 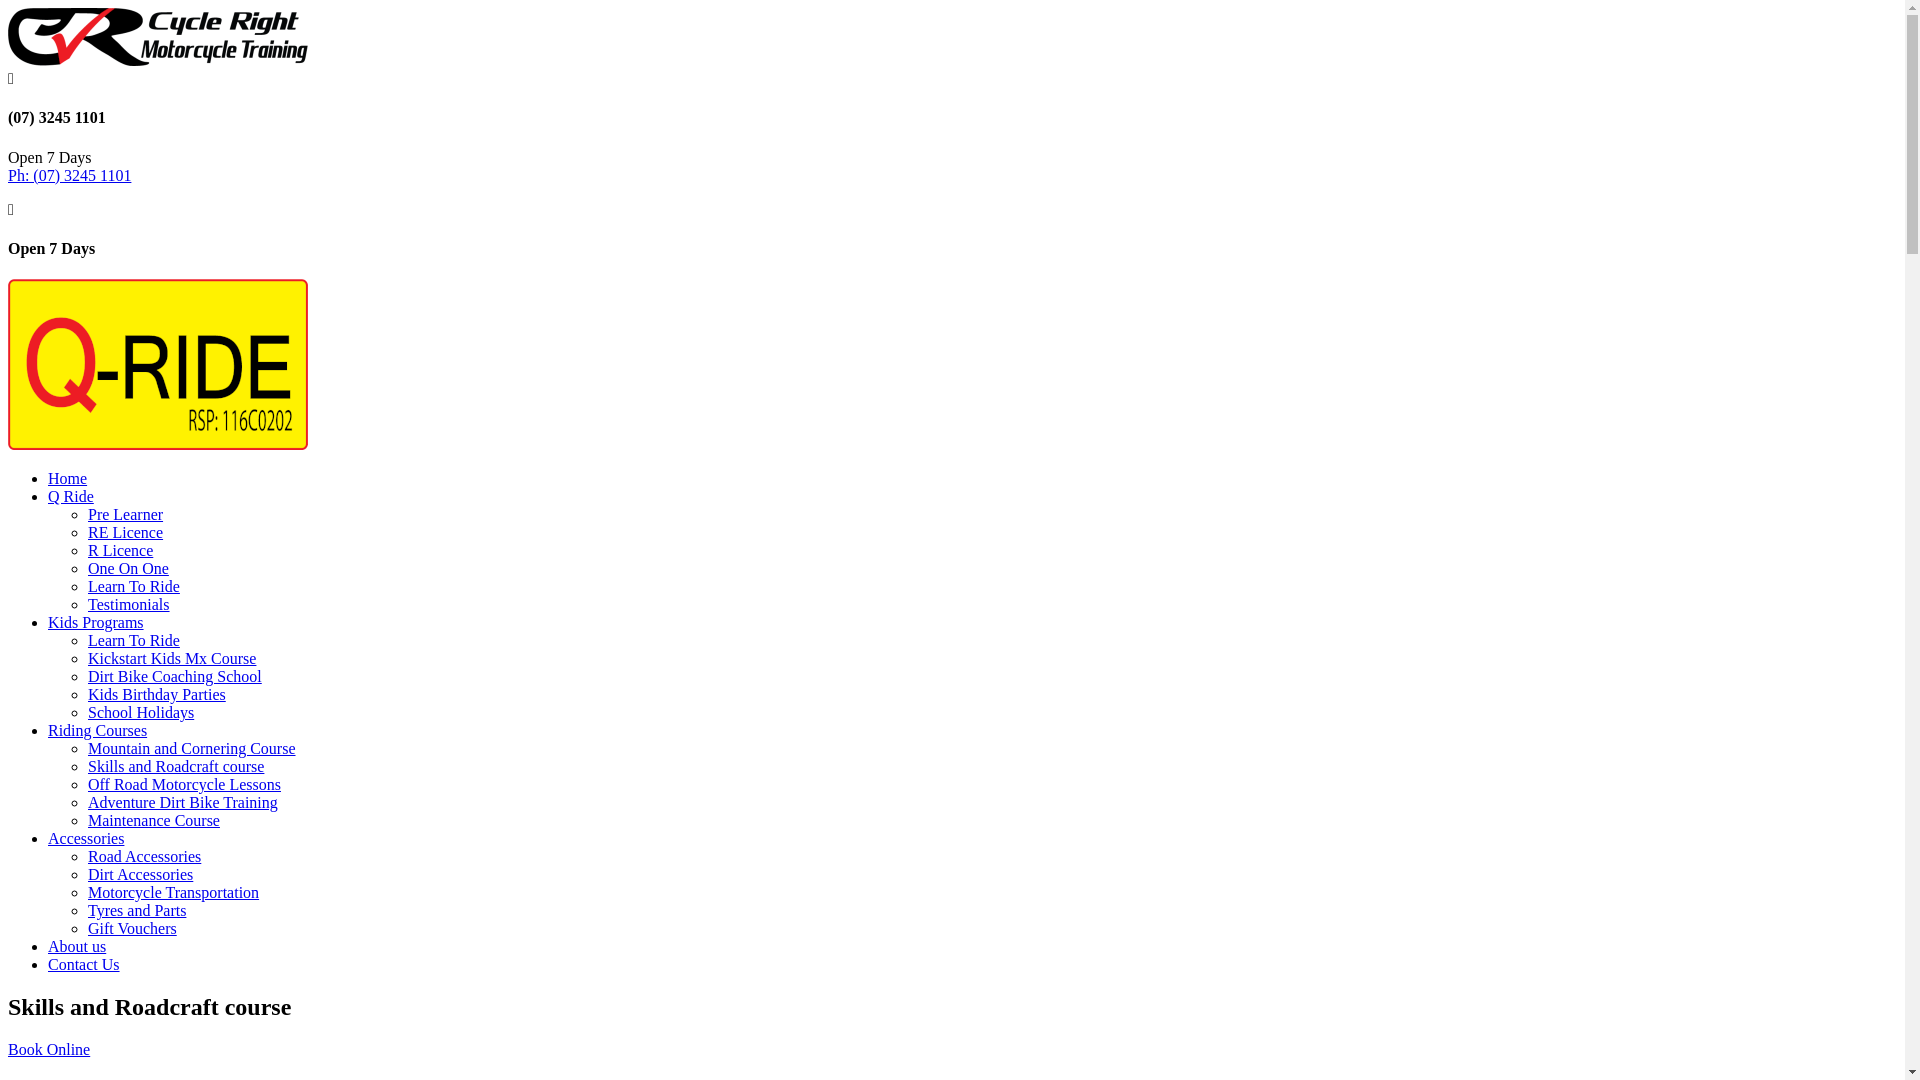 What do you see at coordinates (86, 513) in the screenshot?
I see `'Pre Learner'` at bounding box center [86, 513].